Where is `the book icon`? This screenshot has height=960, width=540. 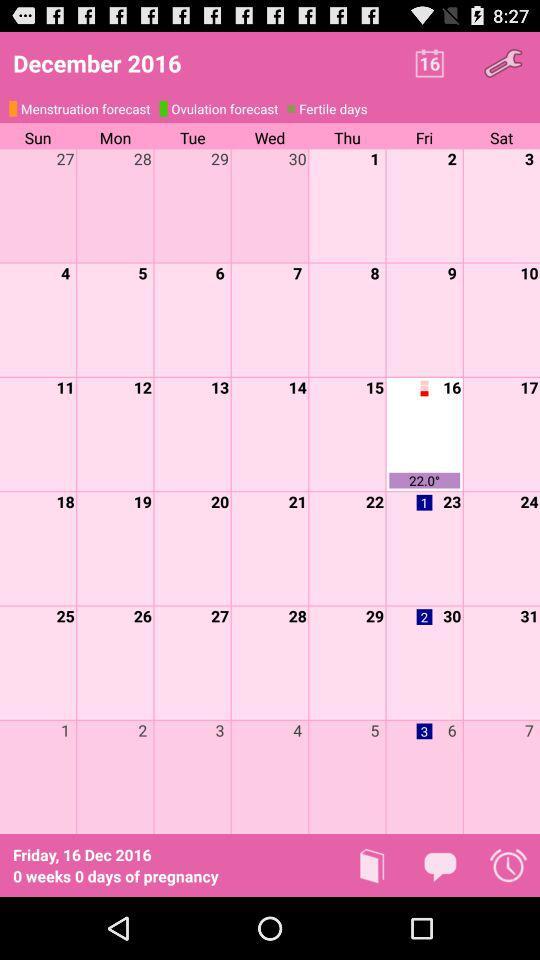 the book icon is located at coordinates (372, 926).